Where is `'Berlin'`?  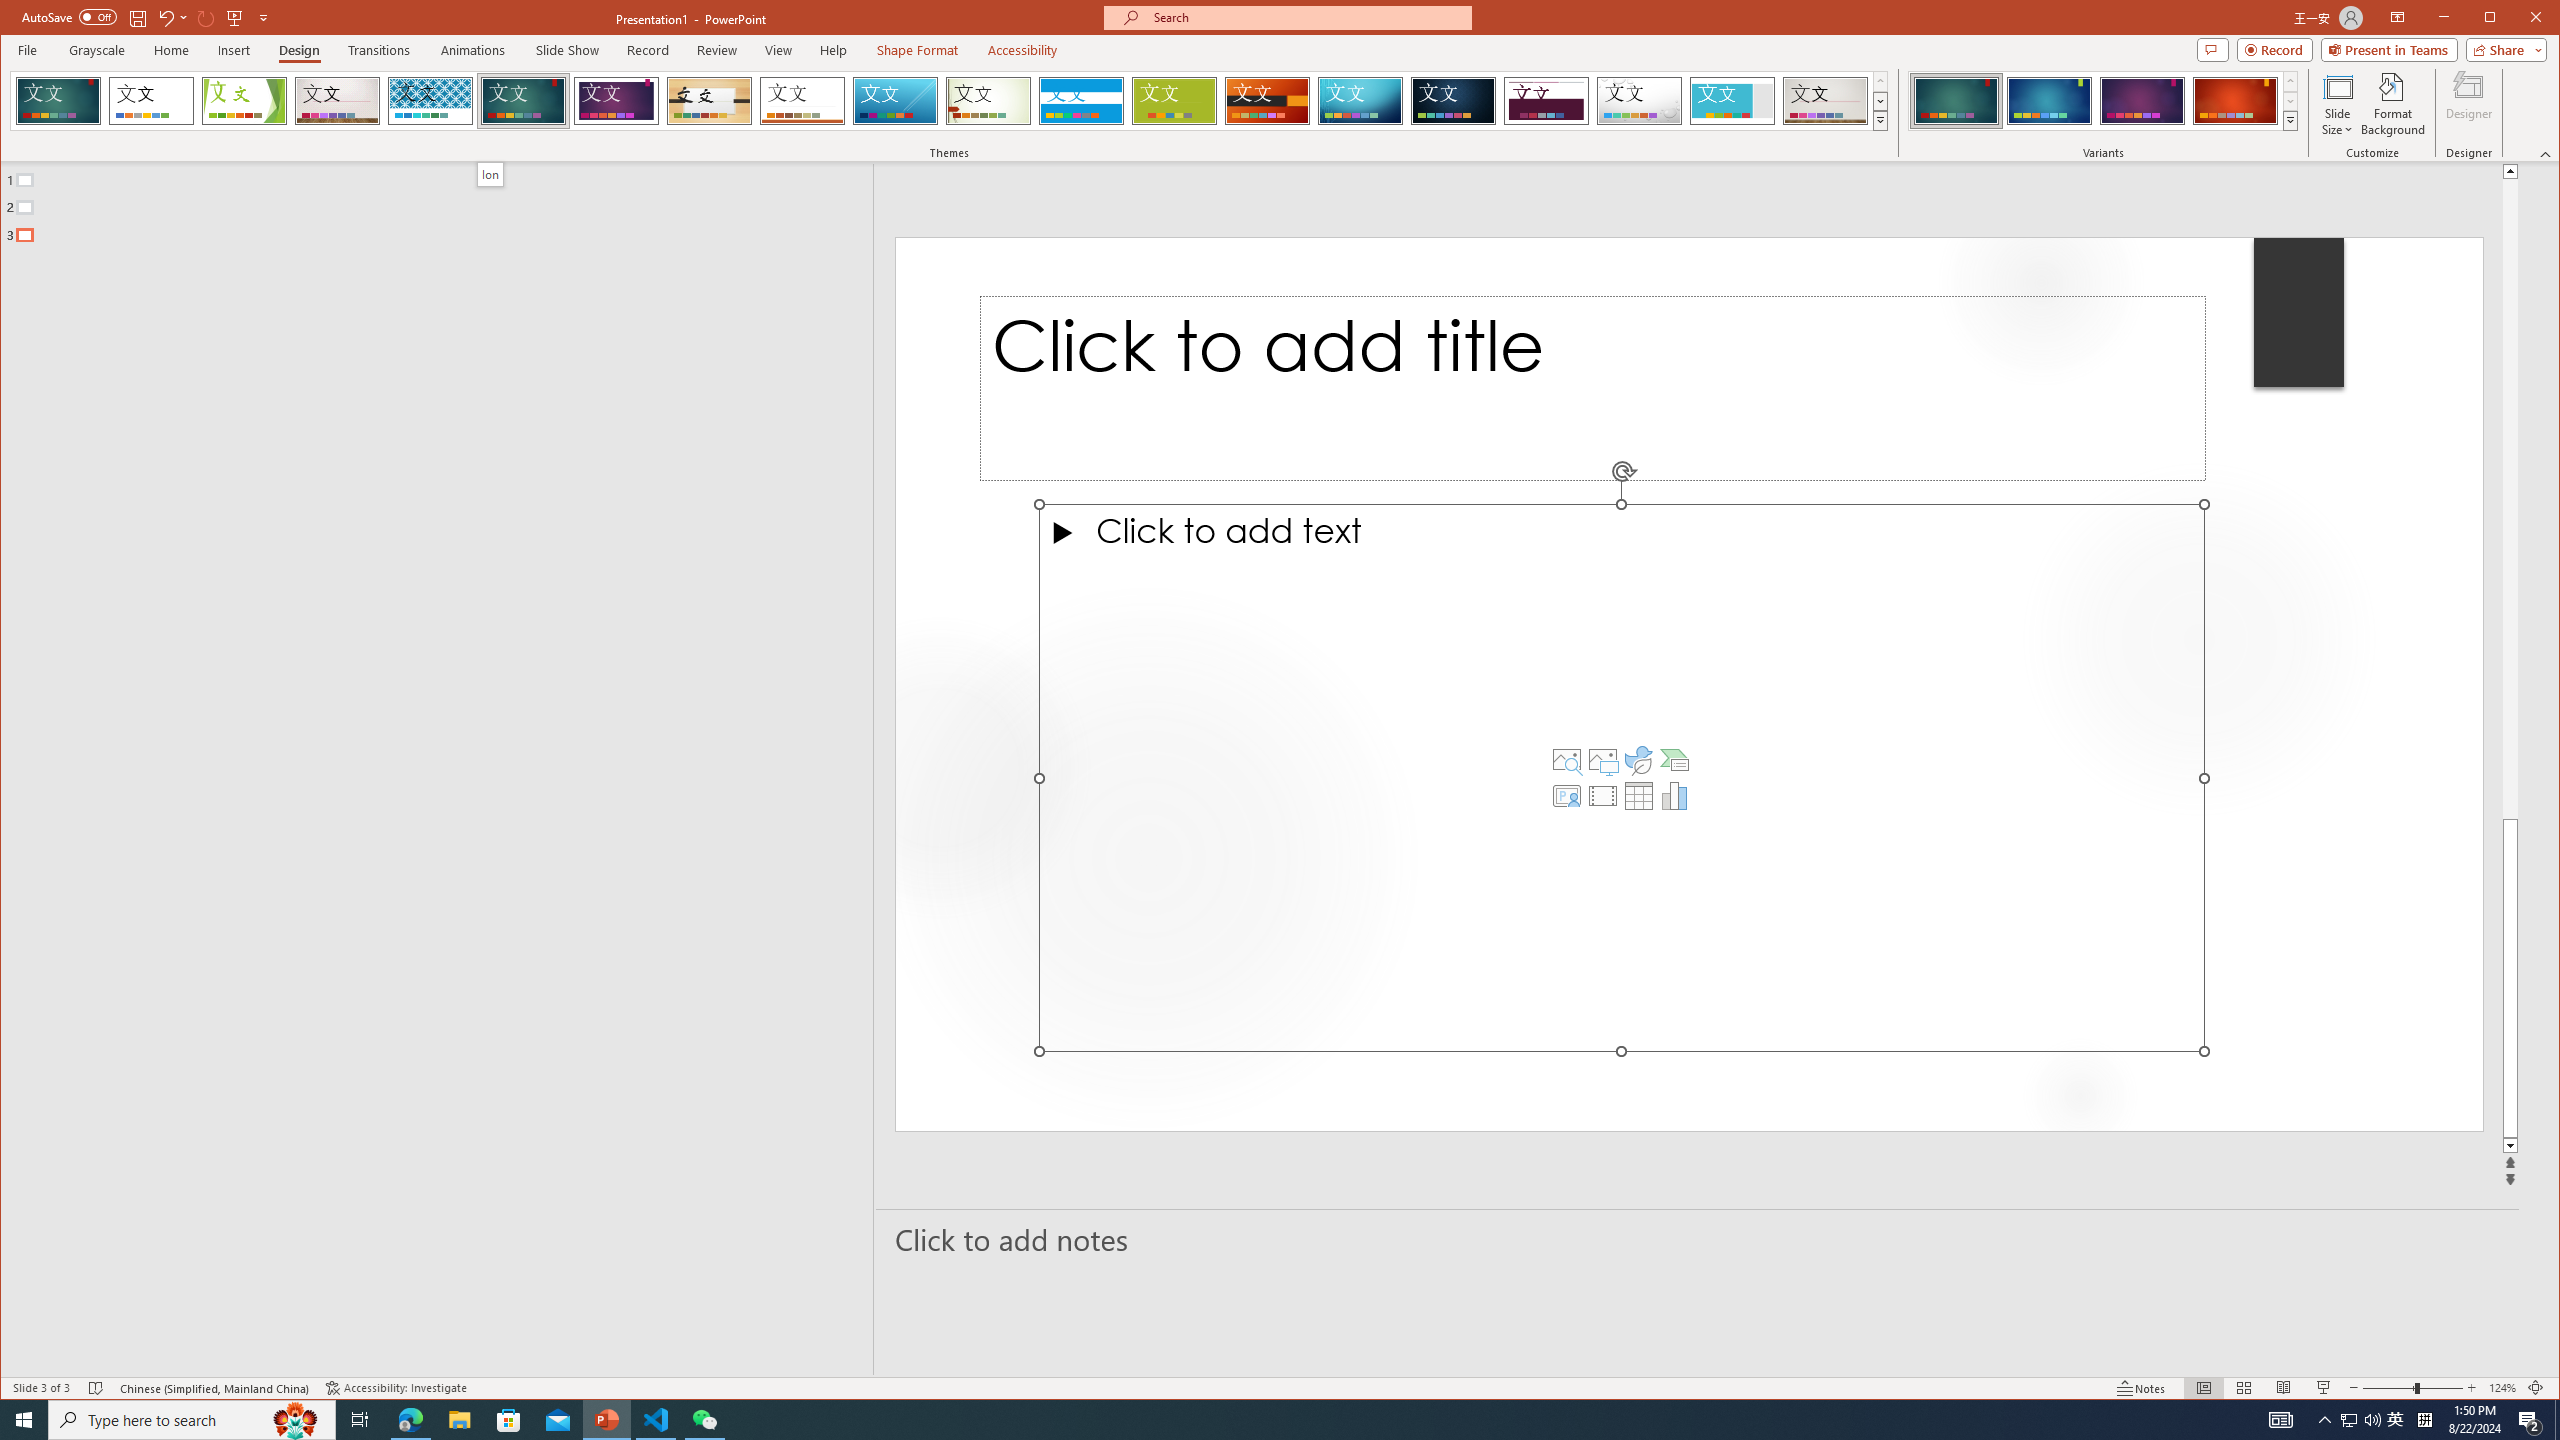 'Berlin' is located at coordinates (1267, 100).